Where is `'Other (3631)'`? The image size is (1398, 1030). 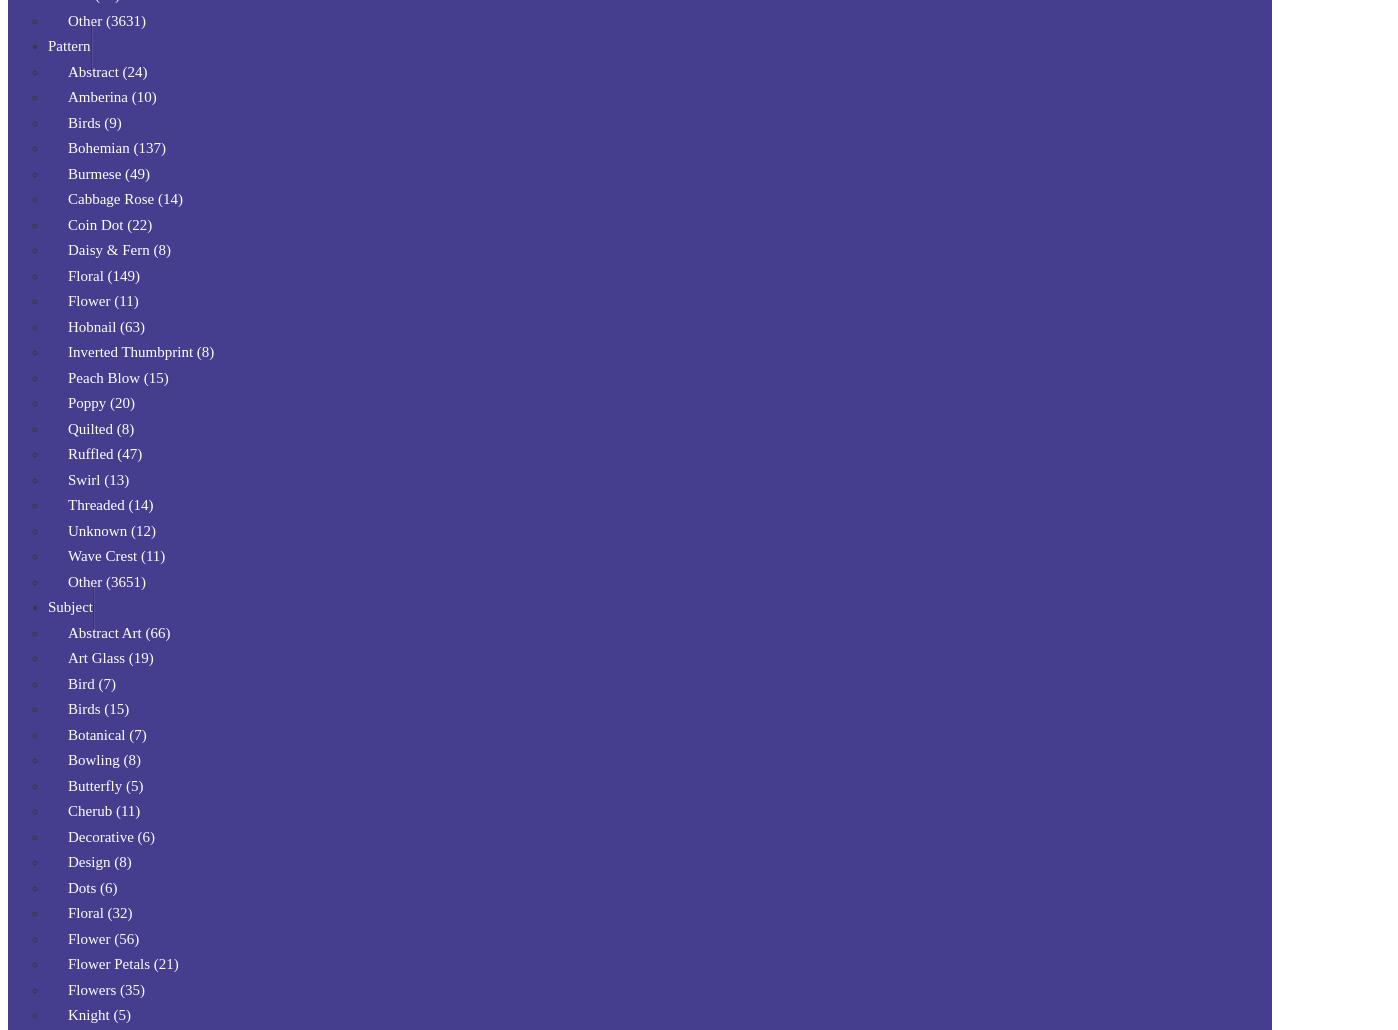 'Other (3631)' is located at coordinates (67, 19).